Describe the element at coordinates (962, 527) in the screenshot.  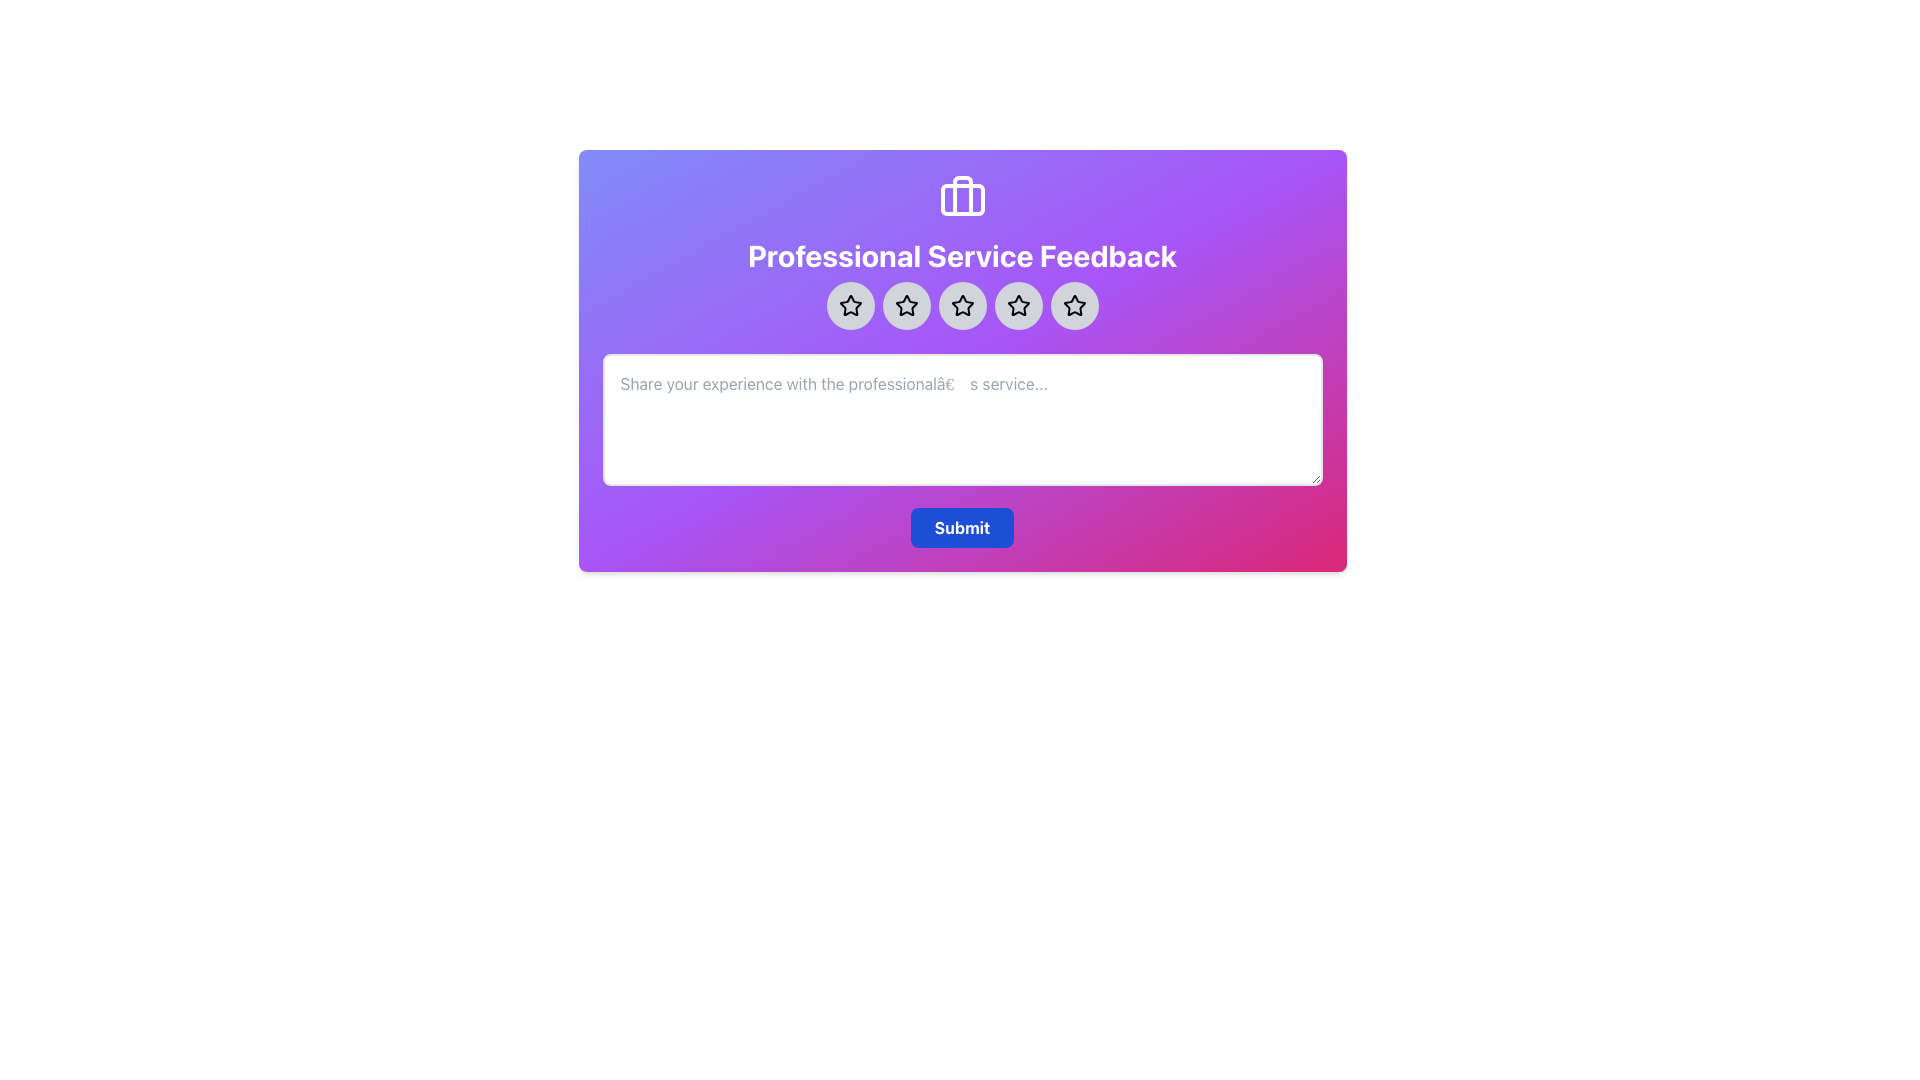
I see `the 'Submit' button, which is a prominent rectangular button with rounded corners and a blue background` at that location.